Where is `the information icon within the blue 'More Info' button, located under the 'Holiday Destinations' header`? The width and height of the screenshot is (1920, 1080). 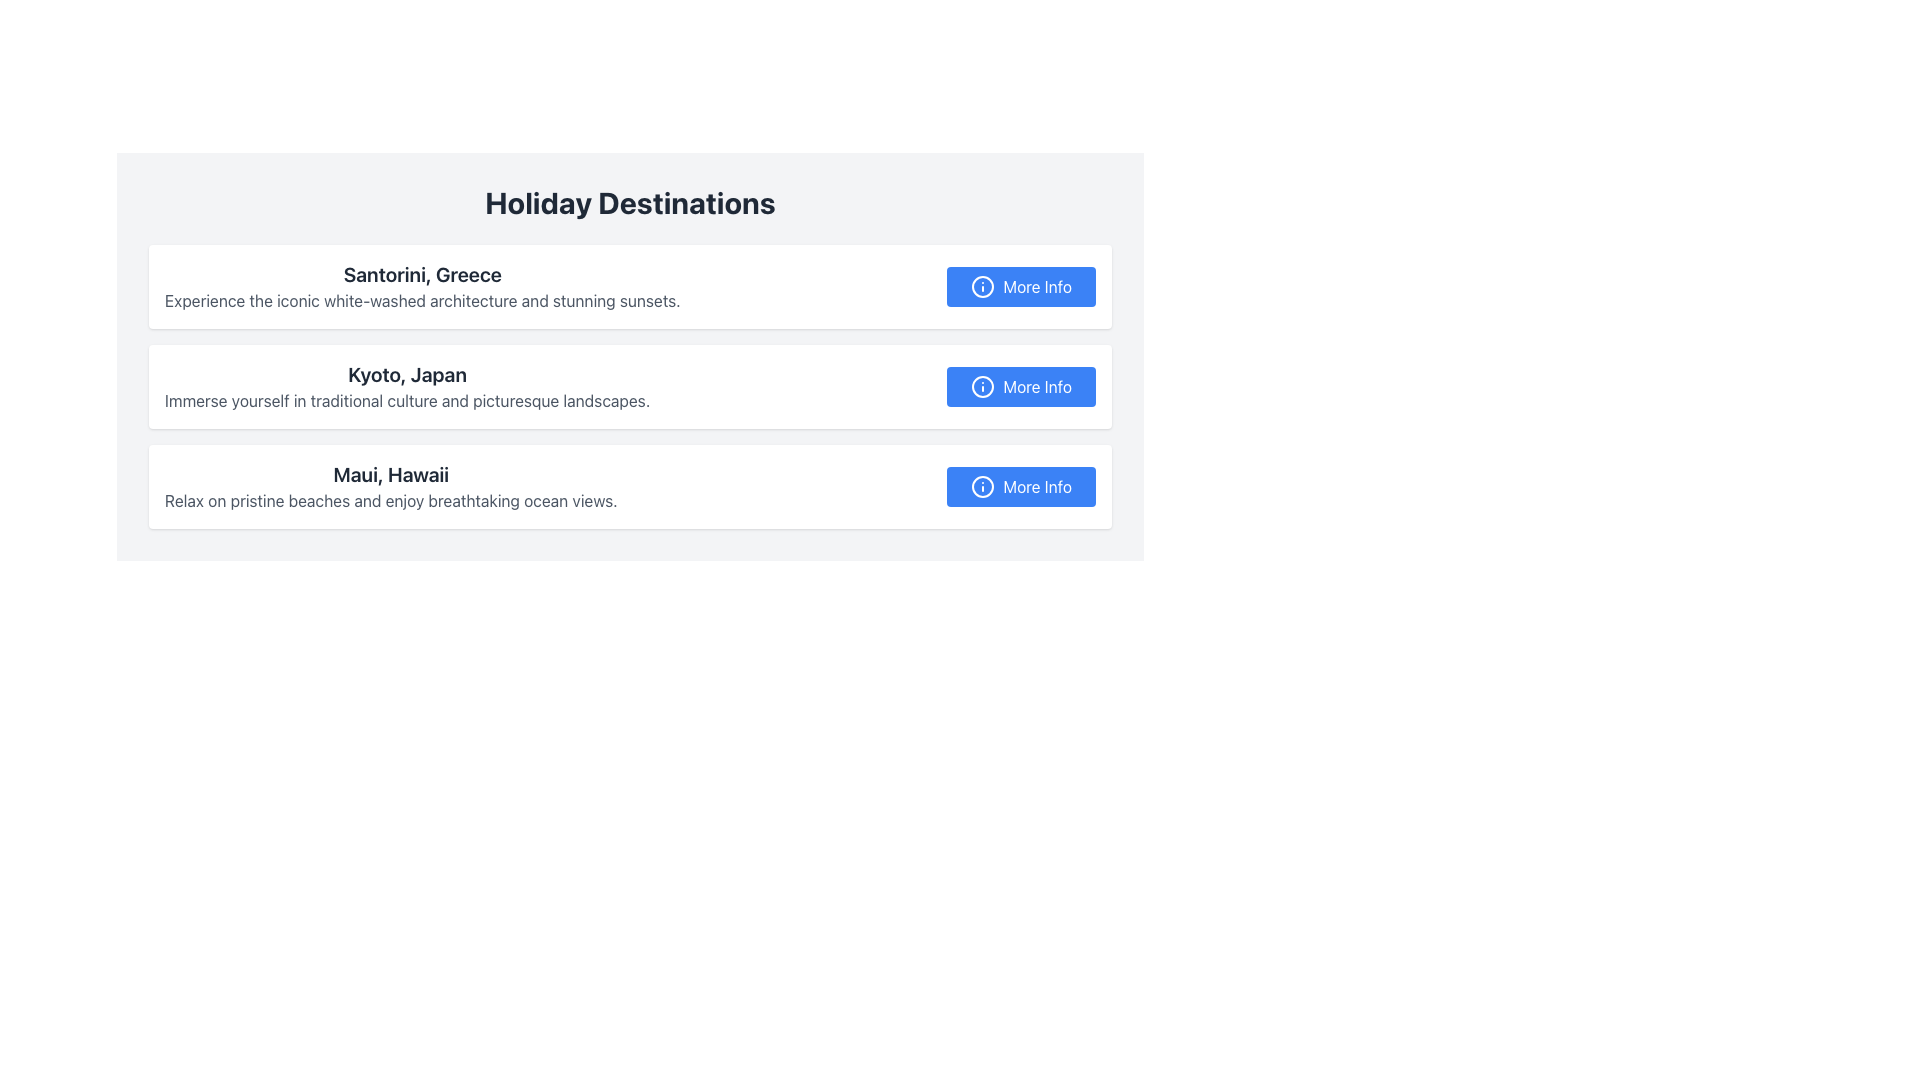
the information icon within the blue 'More Info' button, located under the 'Holiday Destinations' header is located at coordinates (983, 386).